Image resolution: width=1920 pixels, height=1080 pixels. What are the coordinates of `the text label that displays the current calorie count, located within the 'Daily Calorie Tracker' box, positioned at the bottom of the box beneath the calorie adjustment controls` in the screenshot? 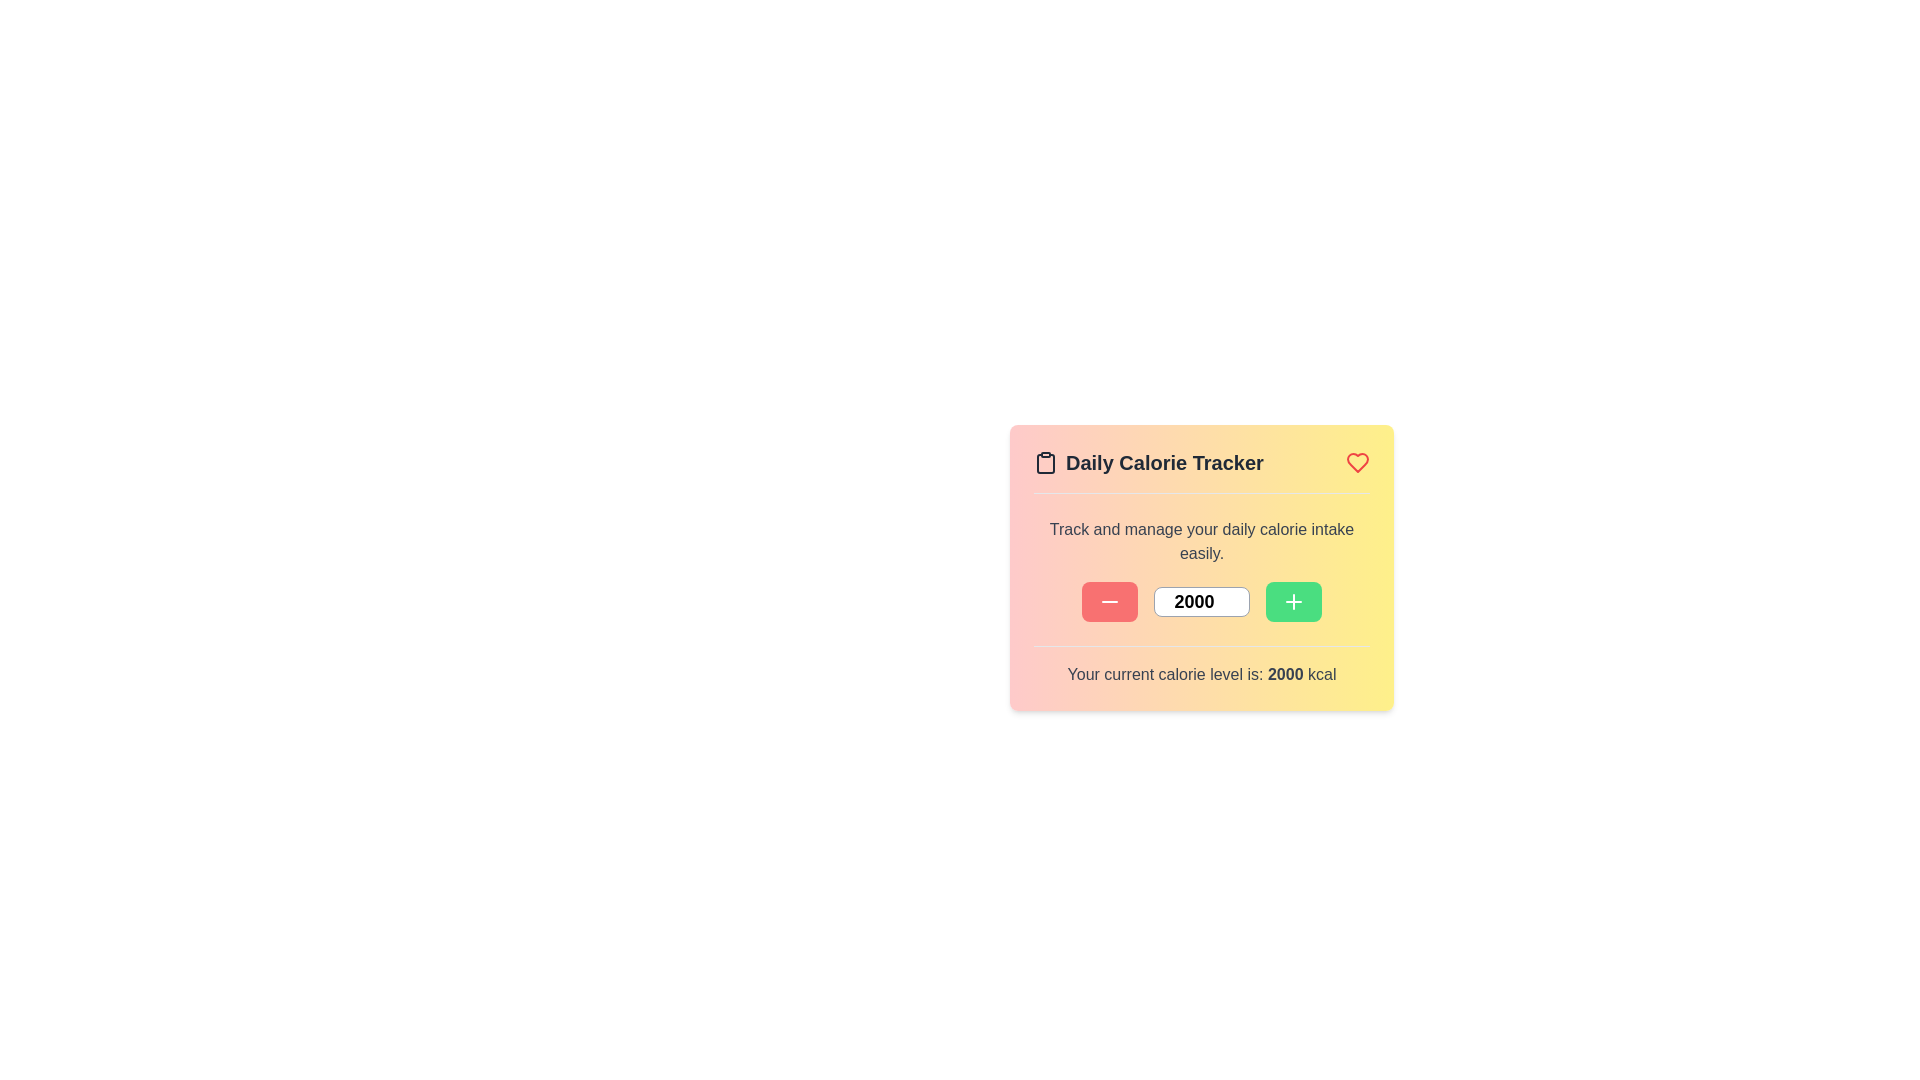 It's located at (1200, 675).